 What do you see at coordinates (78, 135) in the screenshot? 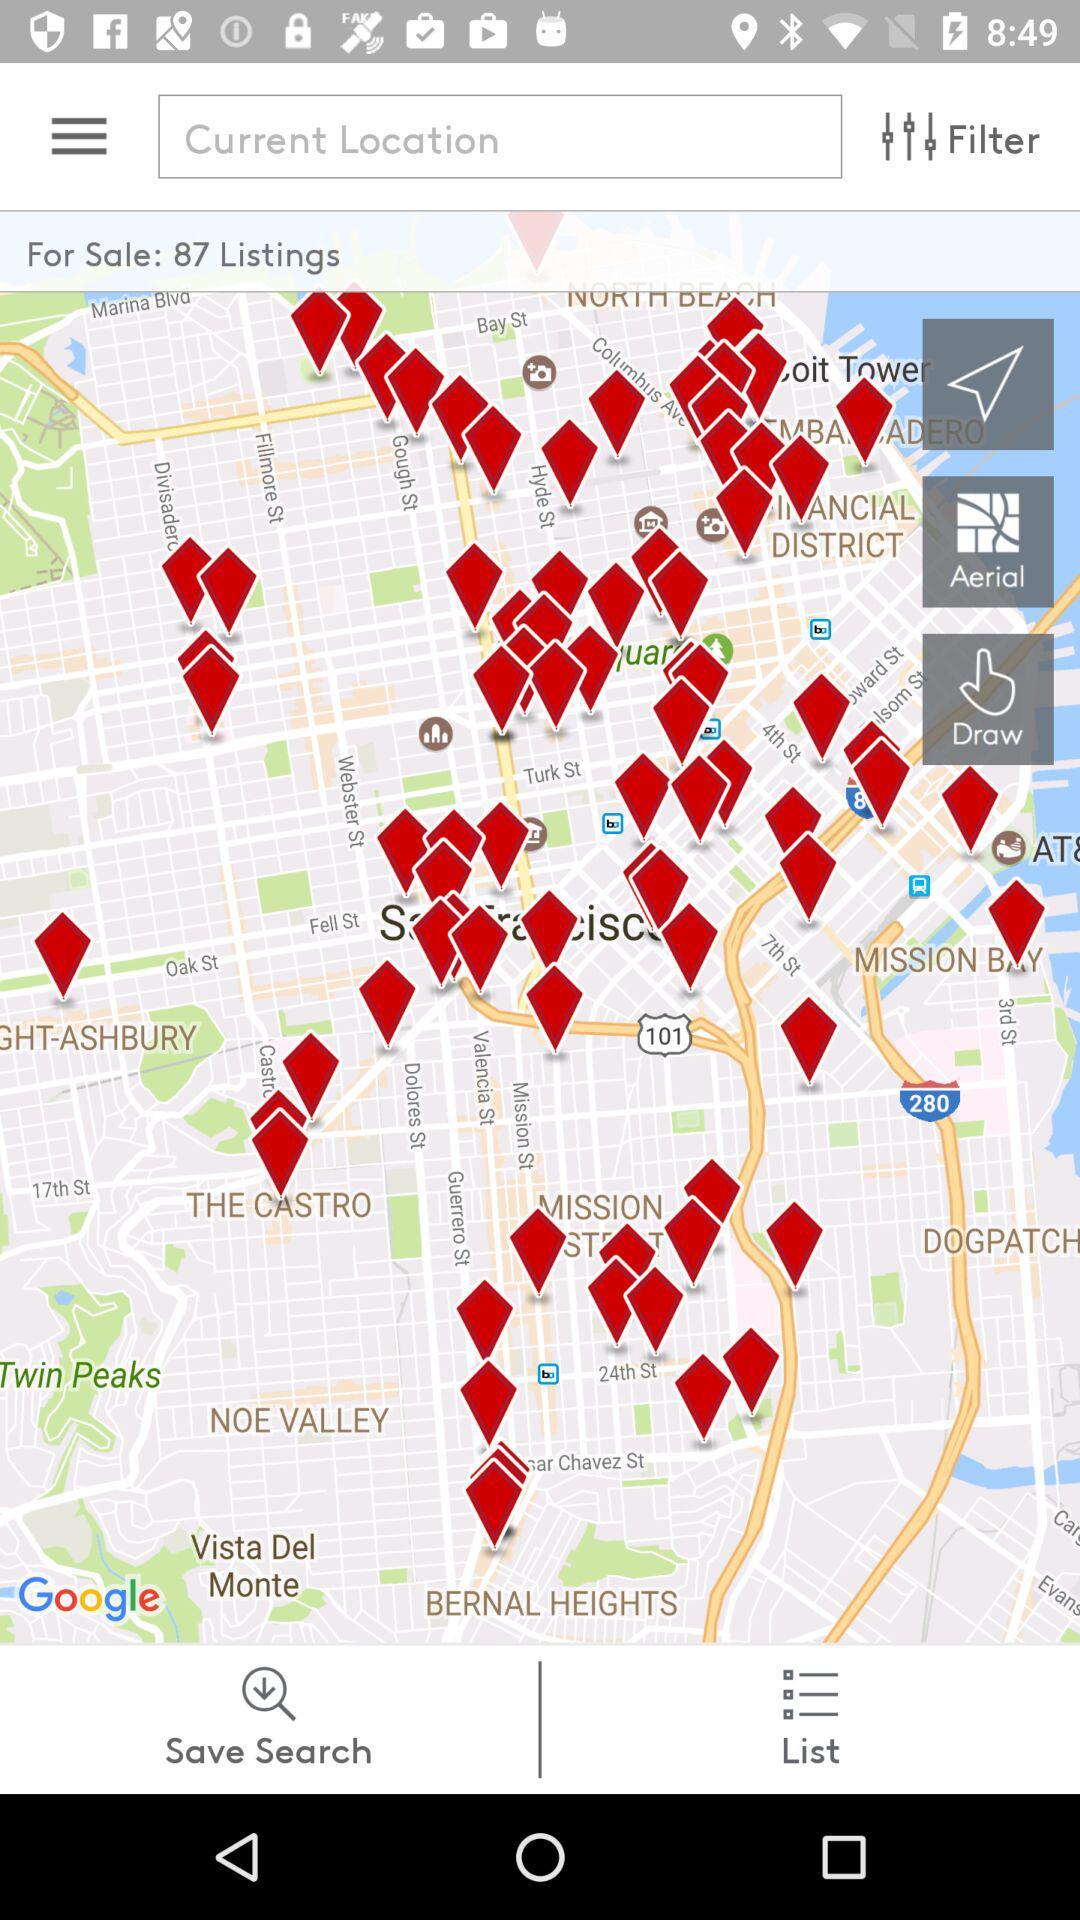
I see `your options to use` at bounding box center [78, 135].